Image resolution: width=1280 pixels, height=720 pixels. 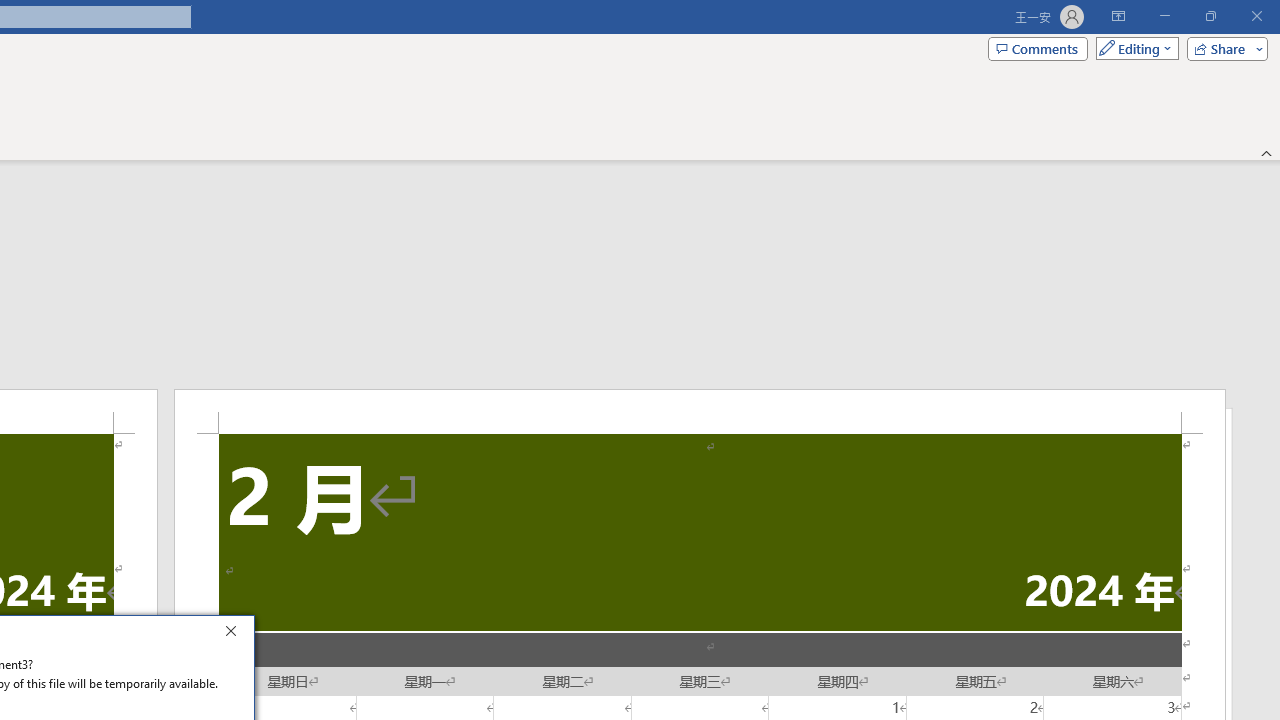 I want to click on 'Restore Down', so click(x=1209, y=16).